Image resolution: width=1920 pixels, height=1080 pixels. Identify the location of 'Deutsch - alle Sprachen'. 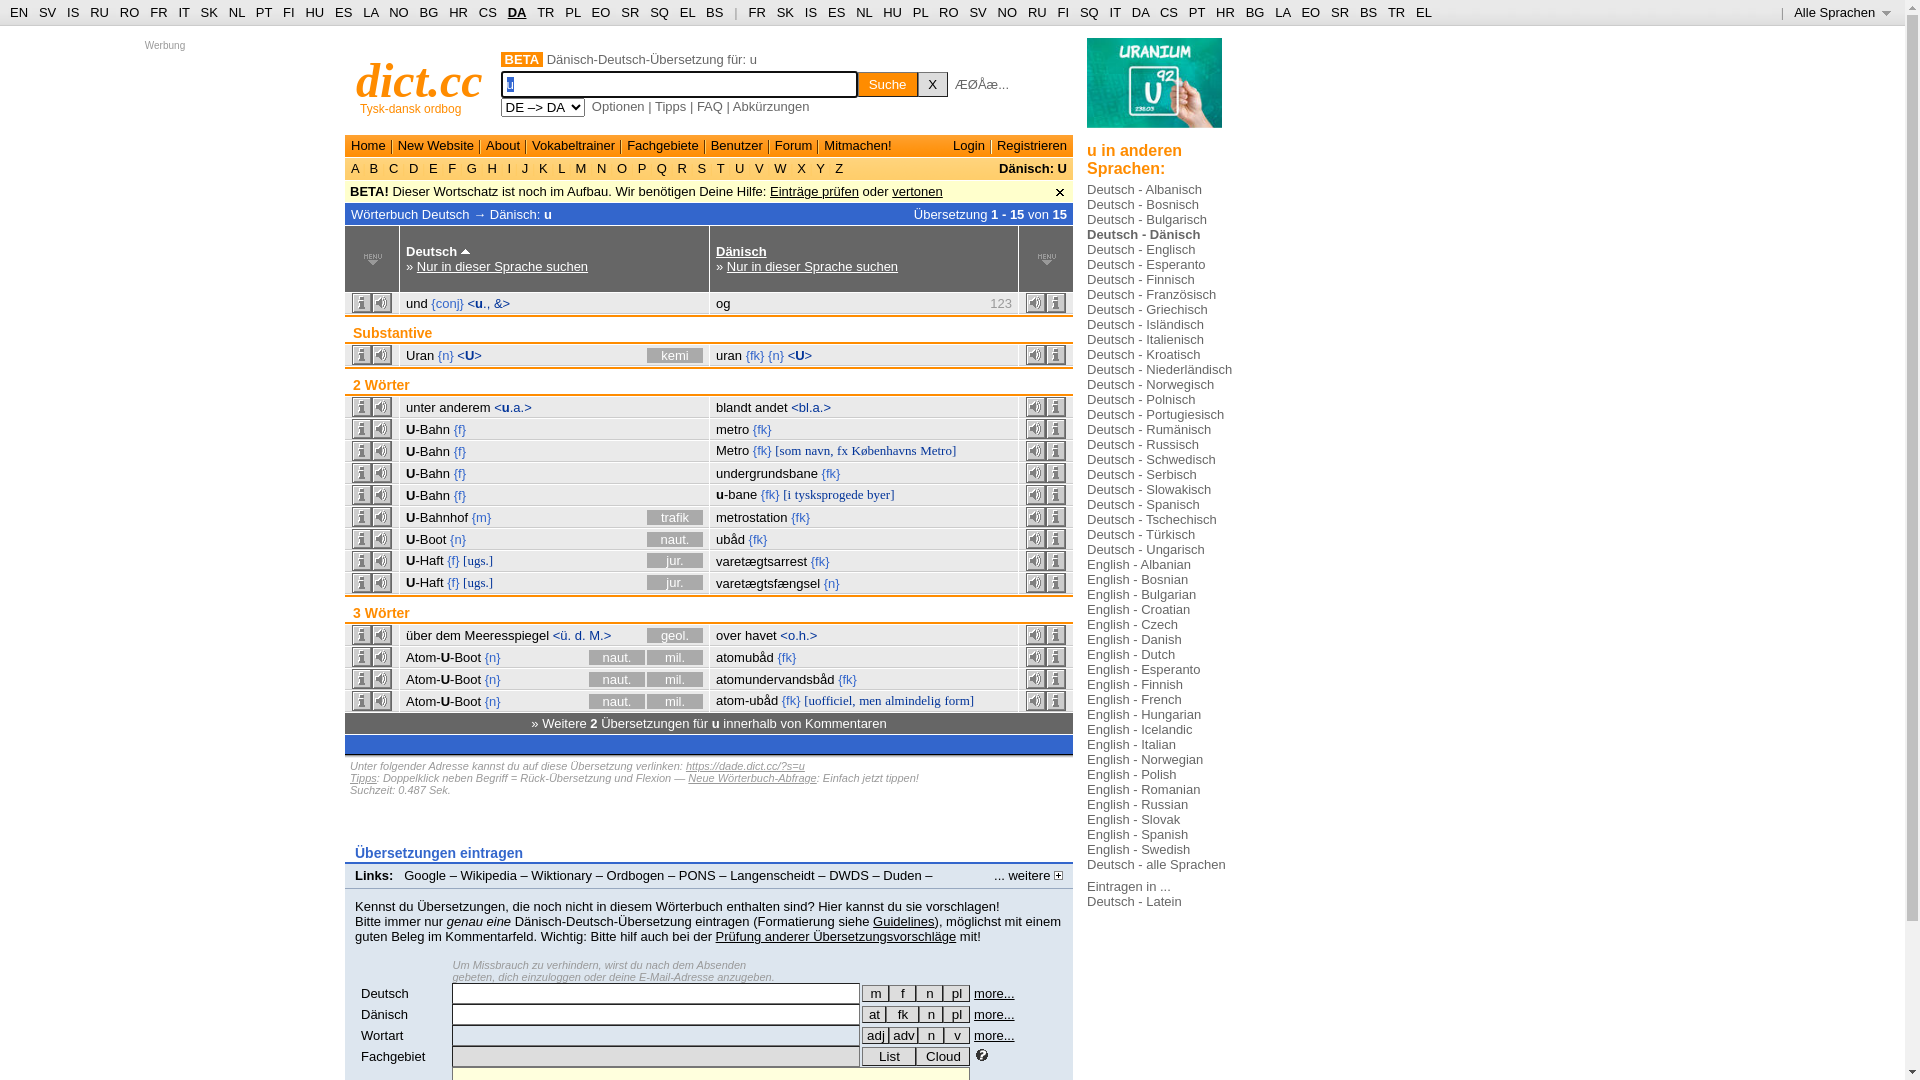
(1156, 863).